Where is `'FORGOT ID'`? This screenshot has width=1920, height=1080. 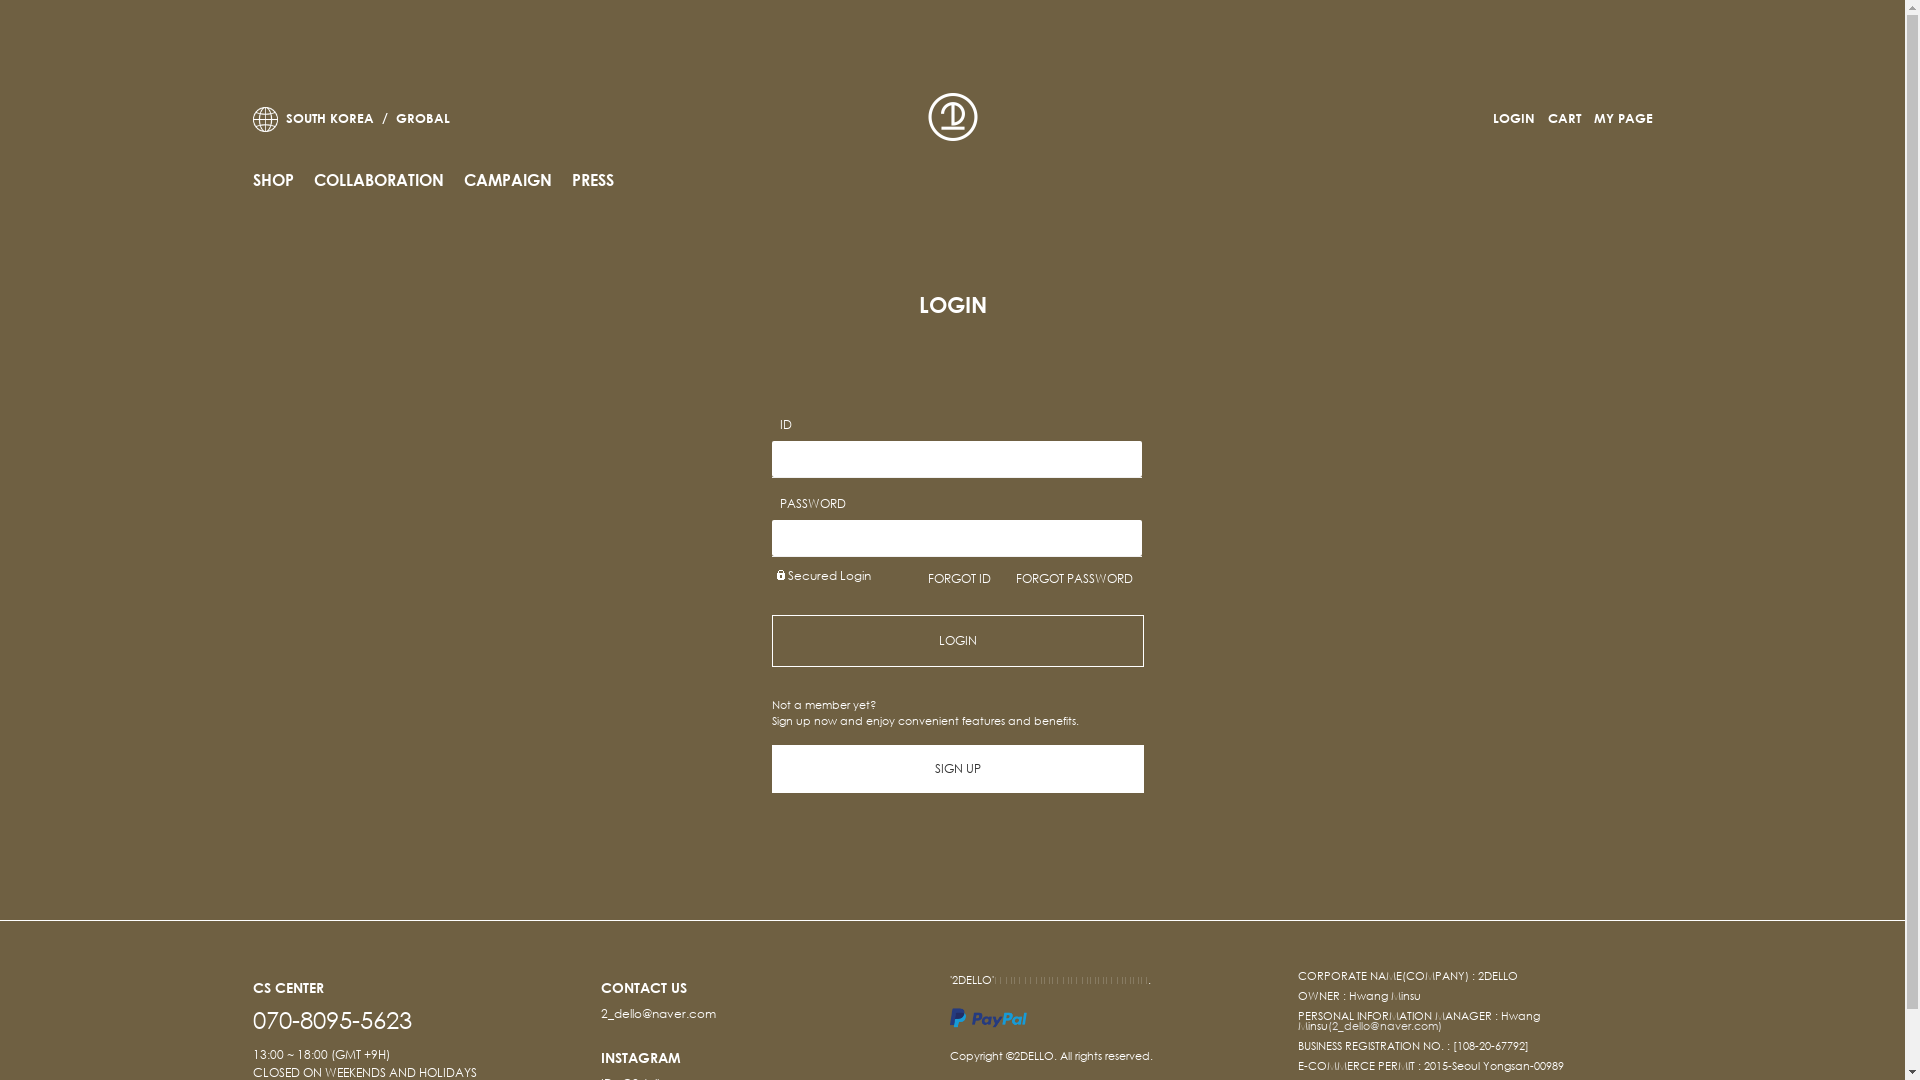
'FORGOT ID' is located at coordinates (926, 578).